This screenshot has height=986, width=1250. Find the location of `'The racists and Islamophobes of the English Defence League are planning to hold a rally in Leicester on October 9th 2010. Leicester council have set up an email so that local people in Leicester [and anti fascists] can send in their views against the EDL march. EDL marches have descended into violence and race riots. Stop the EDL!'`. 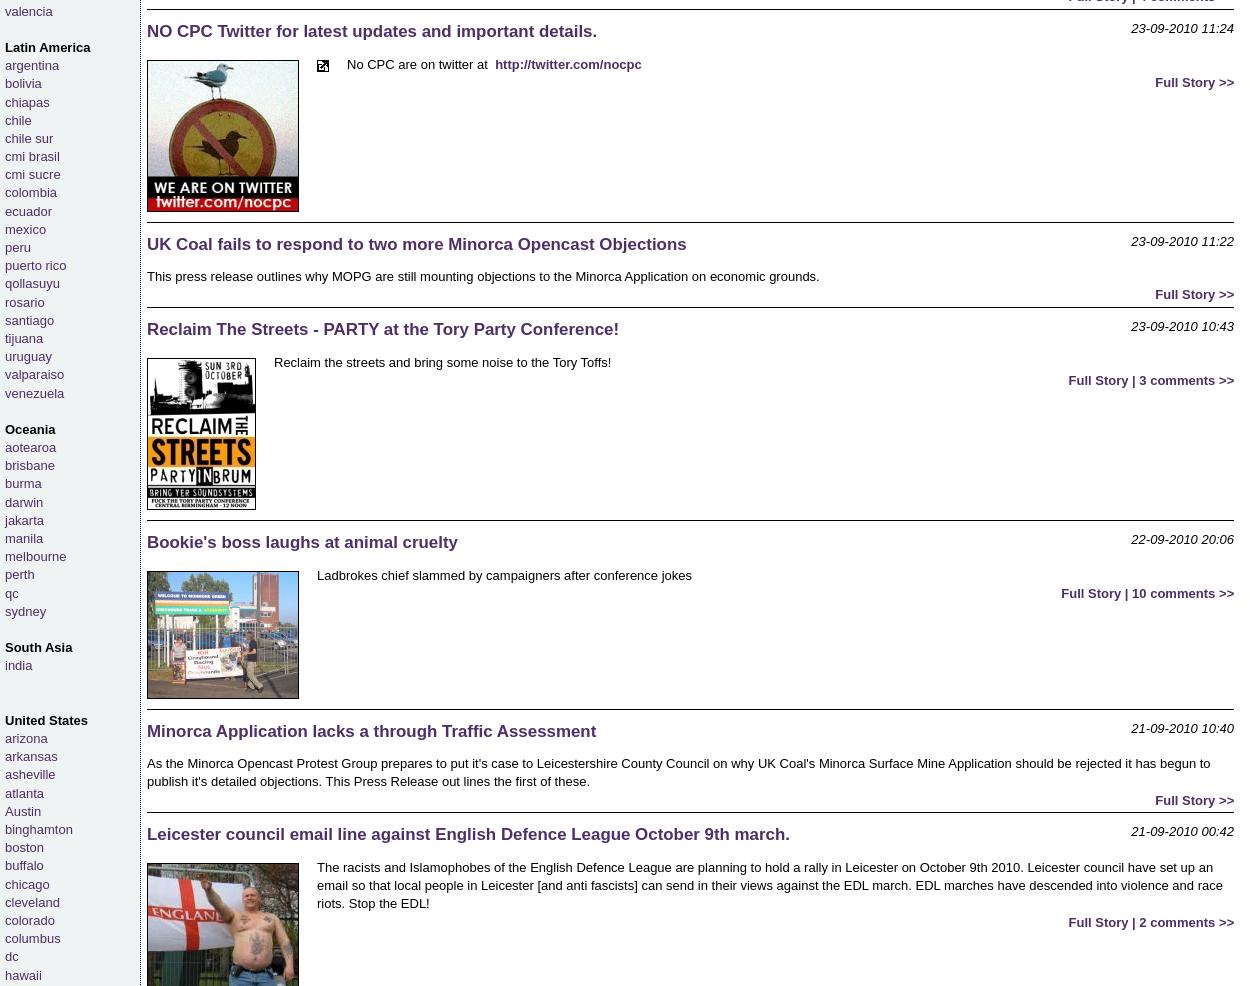

'The racists and Islamophobes of the English Defence League are planning to hold a rally in Leicester on October 9th 2010. Leicester council have set up an email so that local people in Leicester [and anti fascists] can send in their views against the EDL march. EDL marches have descended into violence and race riots. Stop the EDL!' is located at coordinates (769, 884).